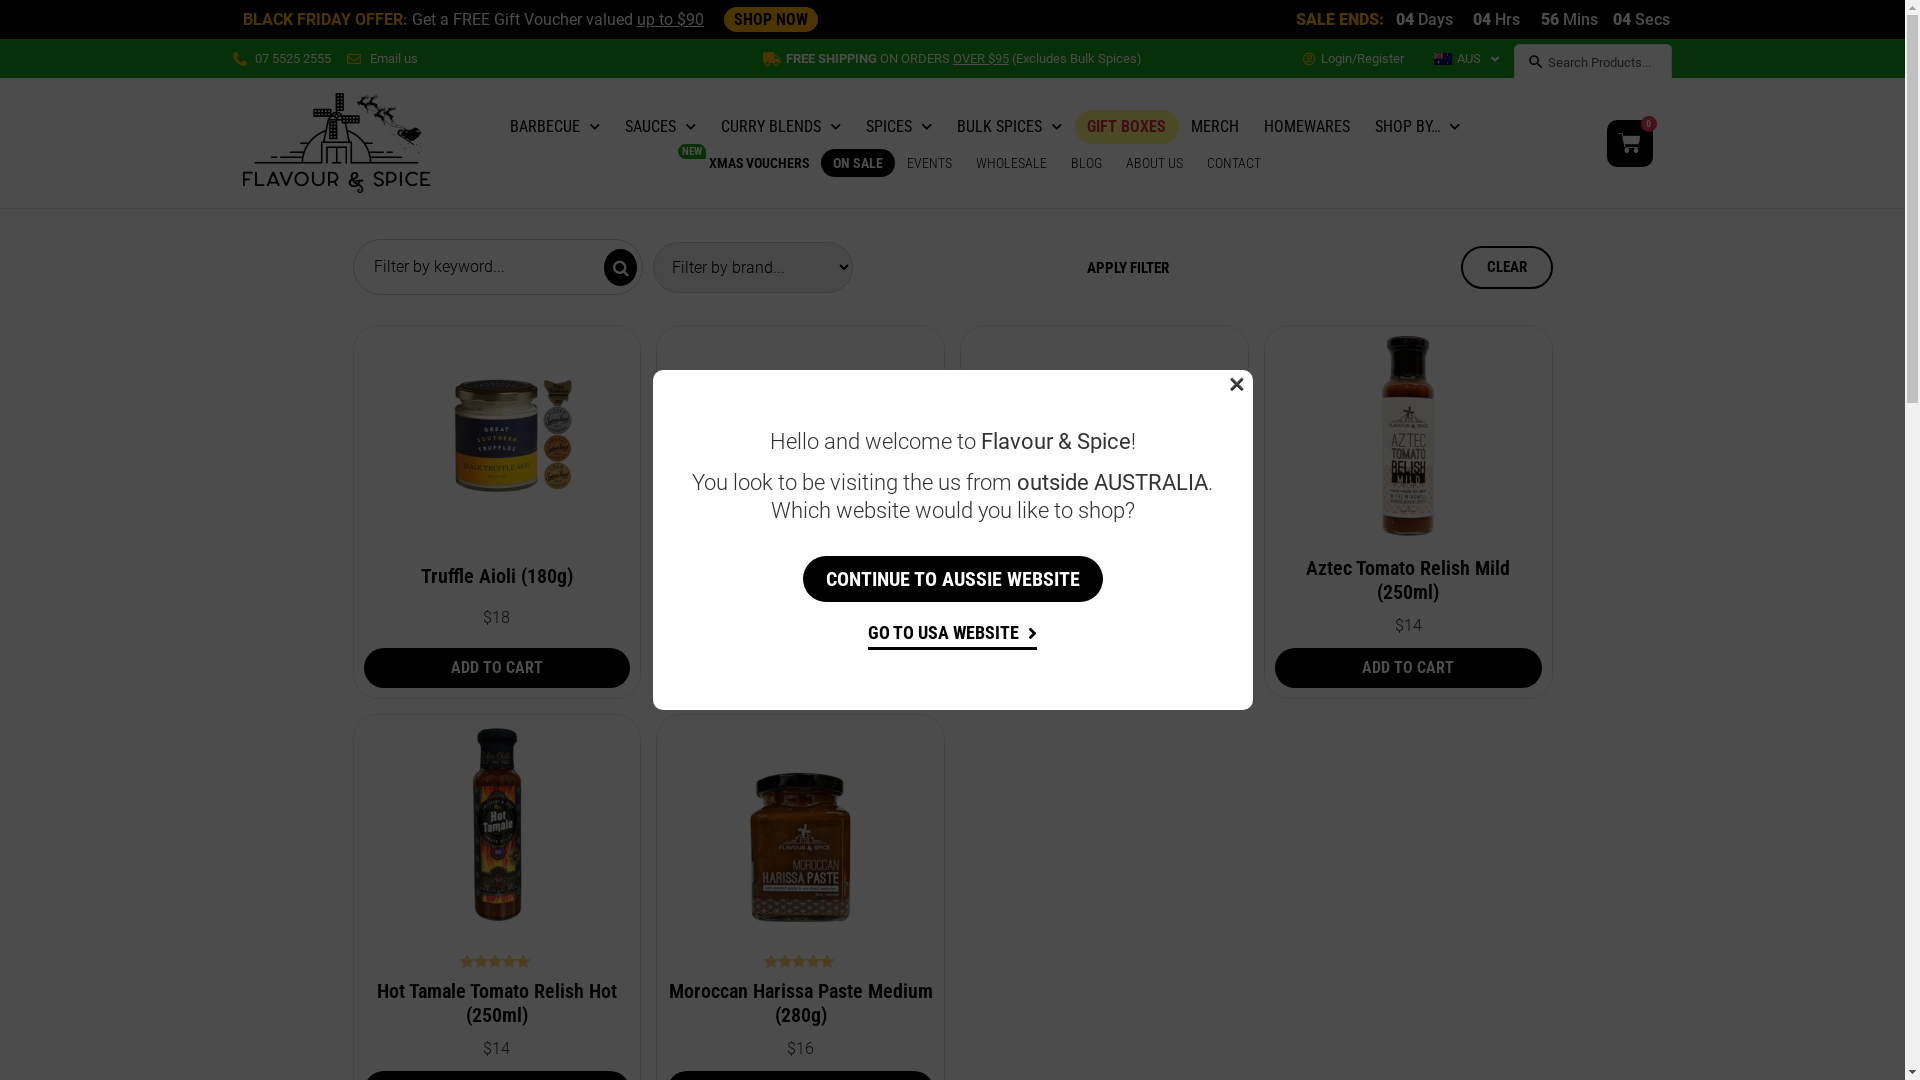 The image size is (1920, 1080). I want to click on 'Hot Tamale Tomato Relish Hot (250ml)', so click(497, 1002).